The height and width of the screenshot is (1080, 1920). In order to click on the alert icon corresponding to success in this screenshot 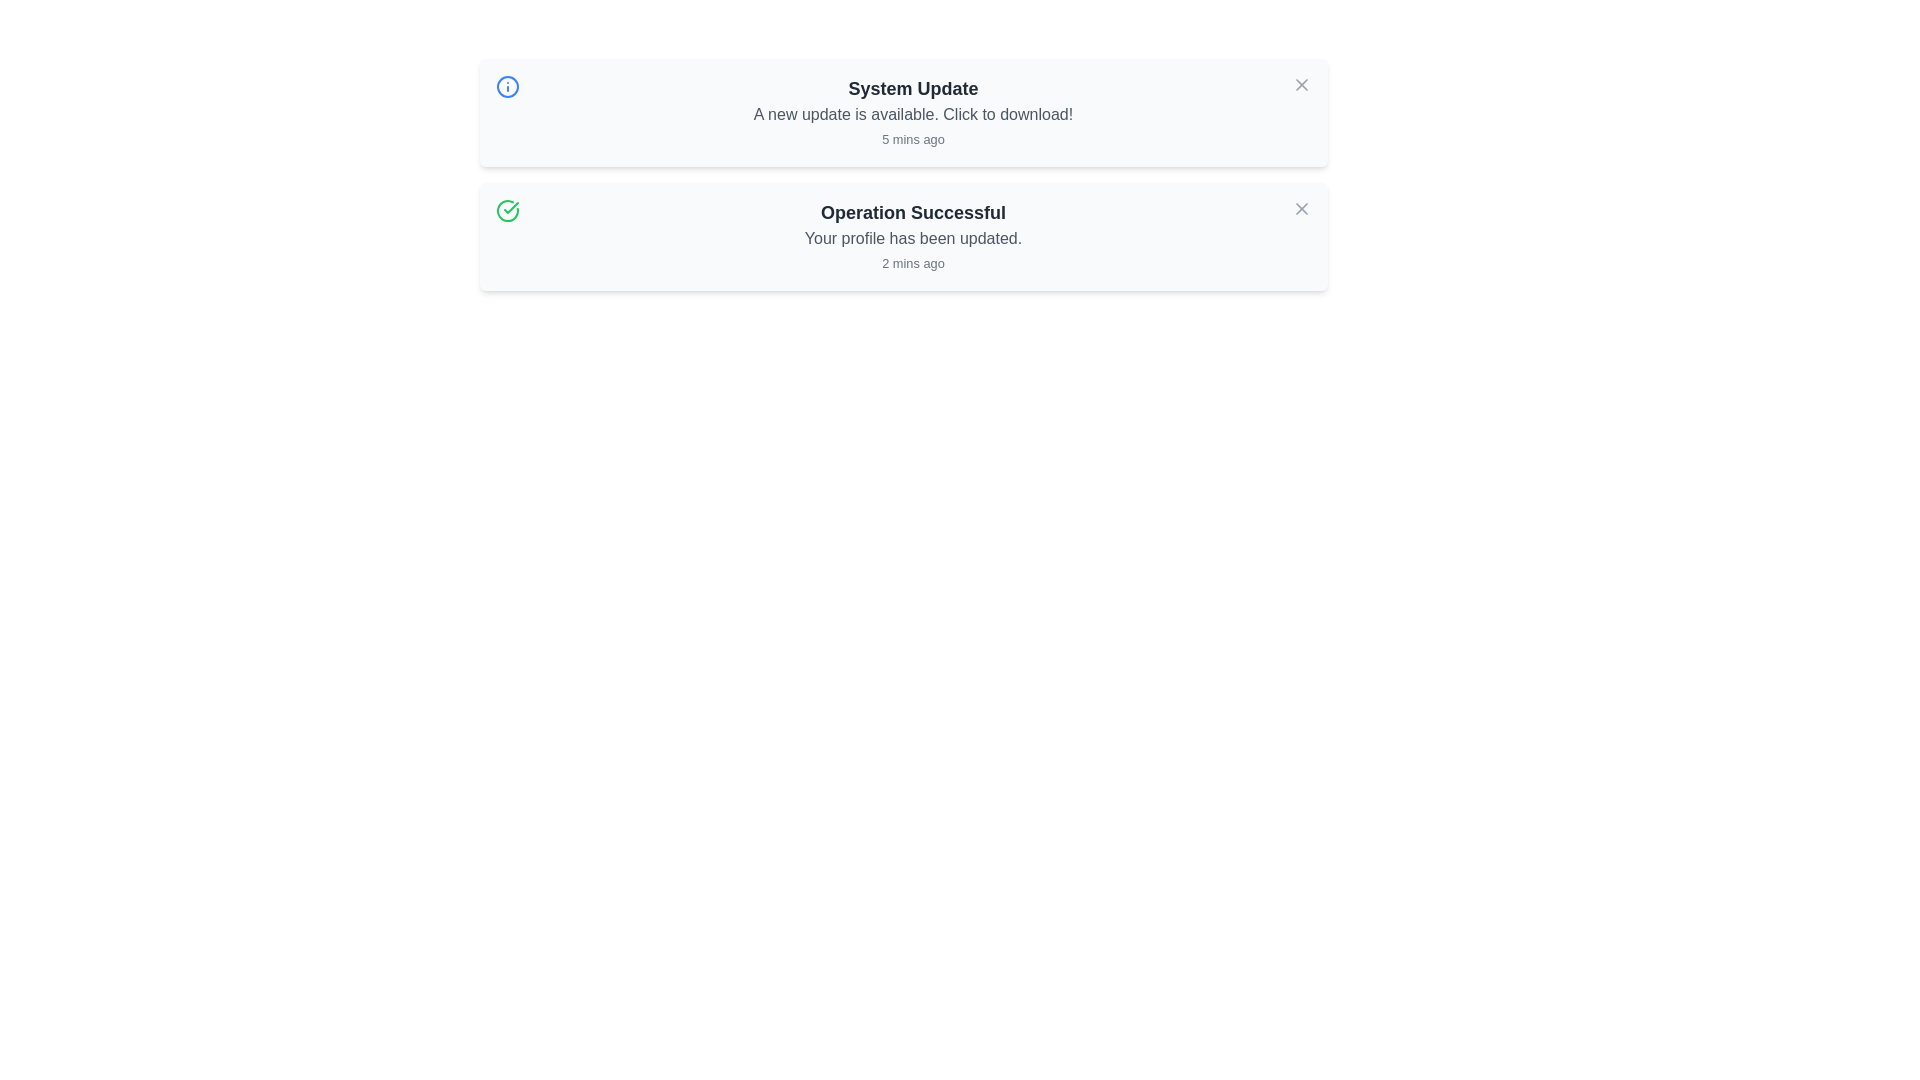, I will do `click(507, 211)`.